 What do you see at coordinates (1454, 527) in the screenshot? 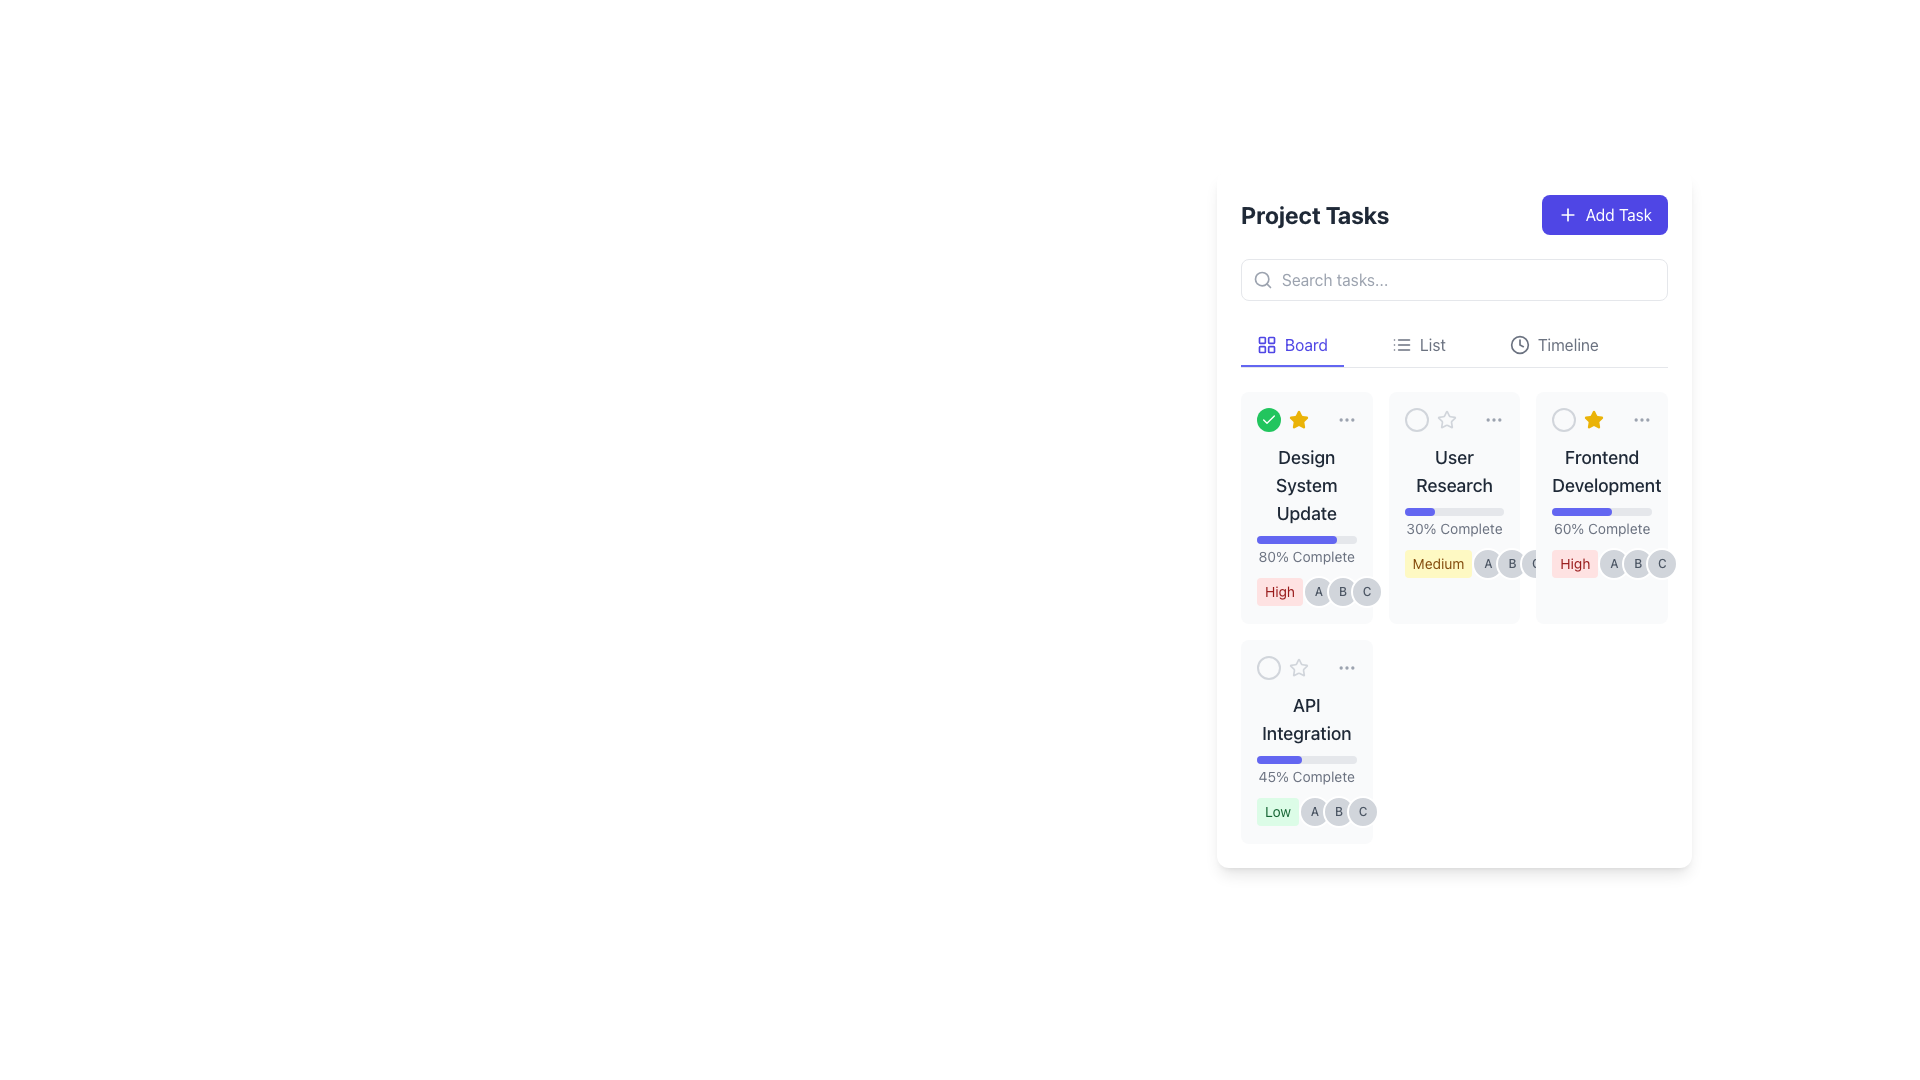
I see `the text label displaying '30% Complete' located beneath the blue progress bar in the 'User Research' task card` at bounding box center [1454, 527].